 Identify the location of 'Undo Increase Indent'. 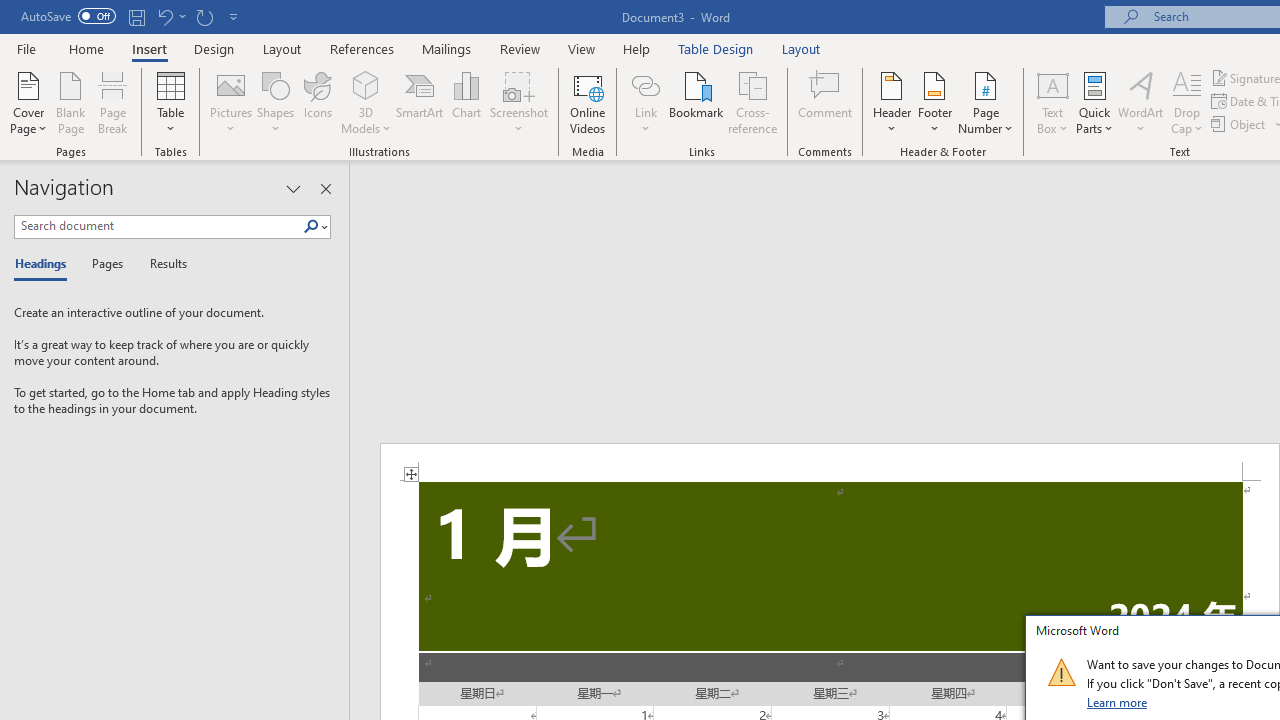
(170, 16).